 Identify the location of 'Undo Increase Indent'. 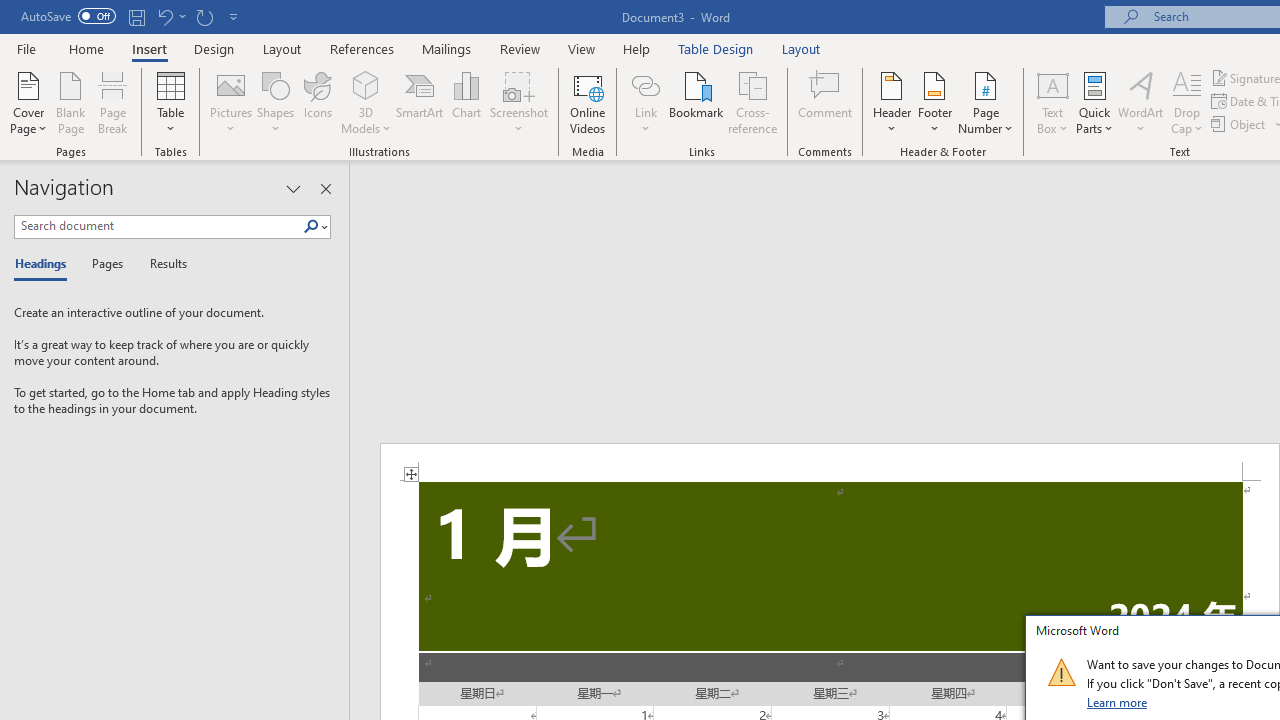
(170, 16).